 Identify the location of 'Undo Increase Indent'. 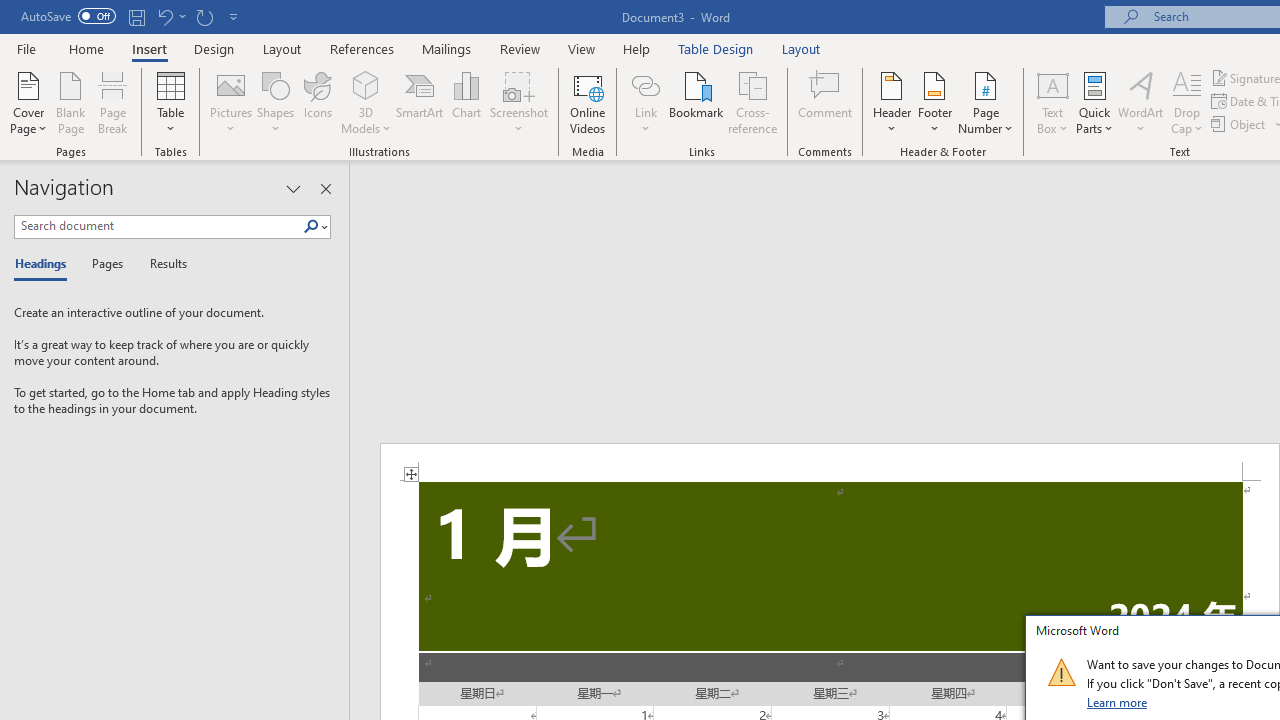
(170, 16).